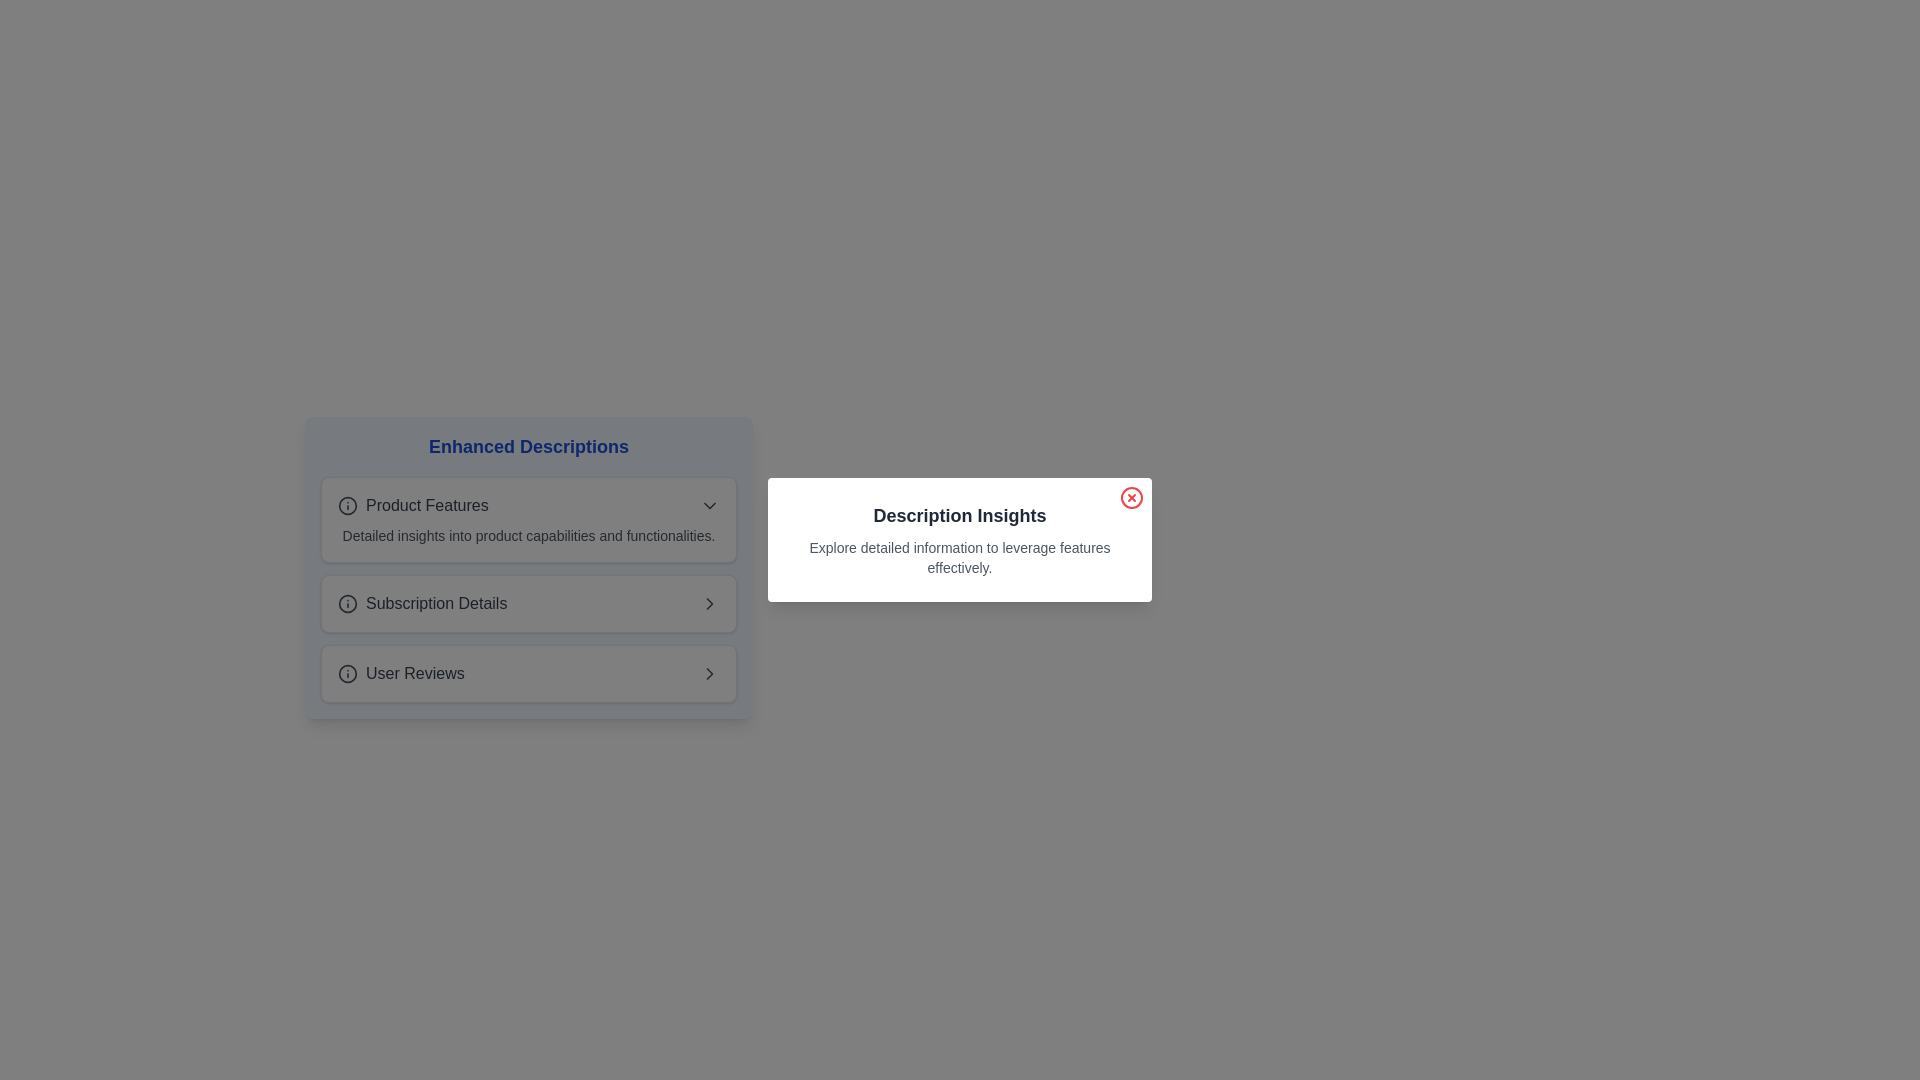 The width and height of the screenshot is (1920, 1080). I want to click on text of the 'Subscription Details' label, which is a medium-sized gray text label positioned as the second item beneath the 'Product Features' item, so click(435, 603).